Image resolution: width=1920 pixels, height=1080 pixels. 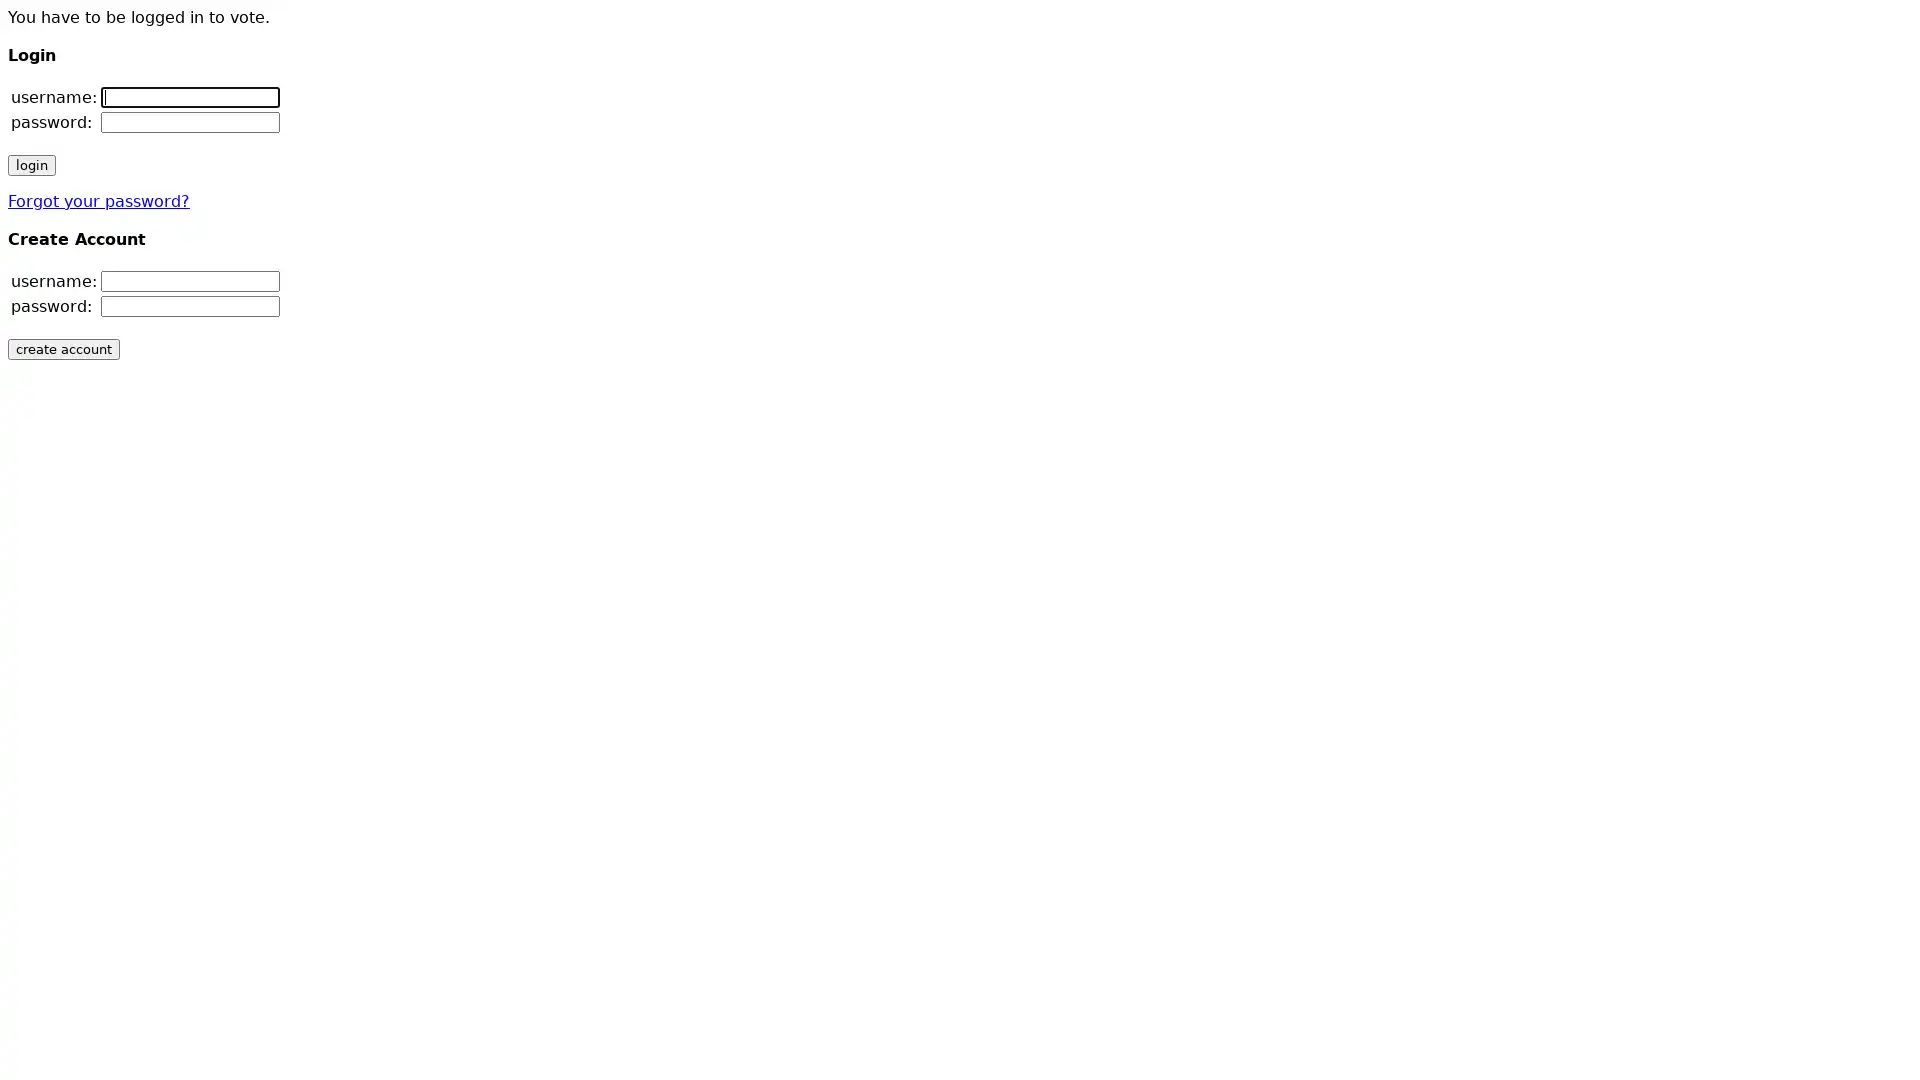 What do you see at coordinates (32, 164) in the screenshot?
I see `login` at bounding box center [32, 164].